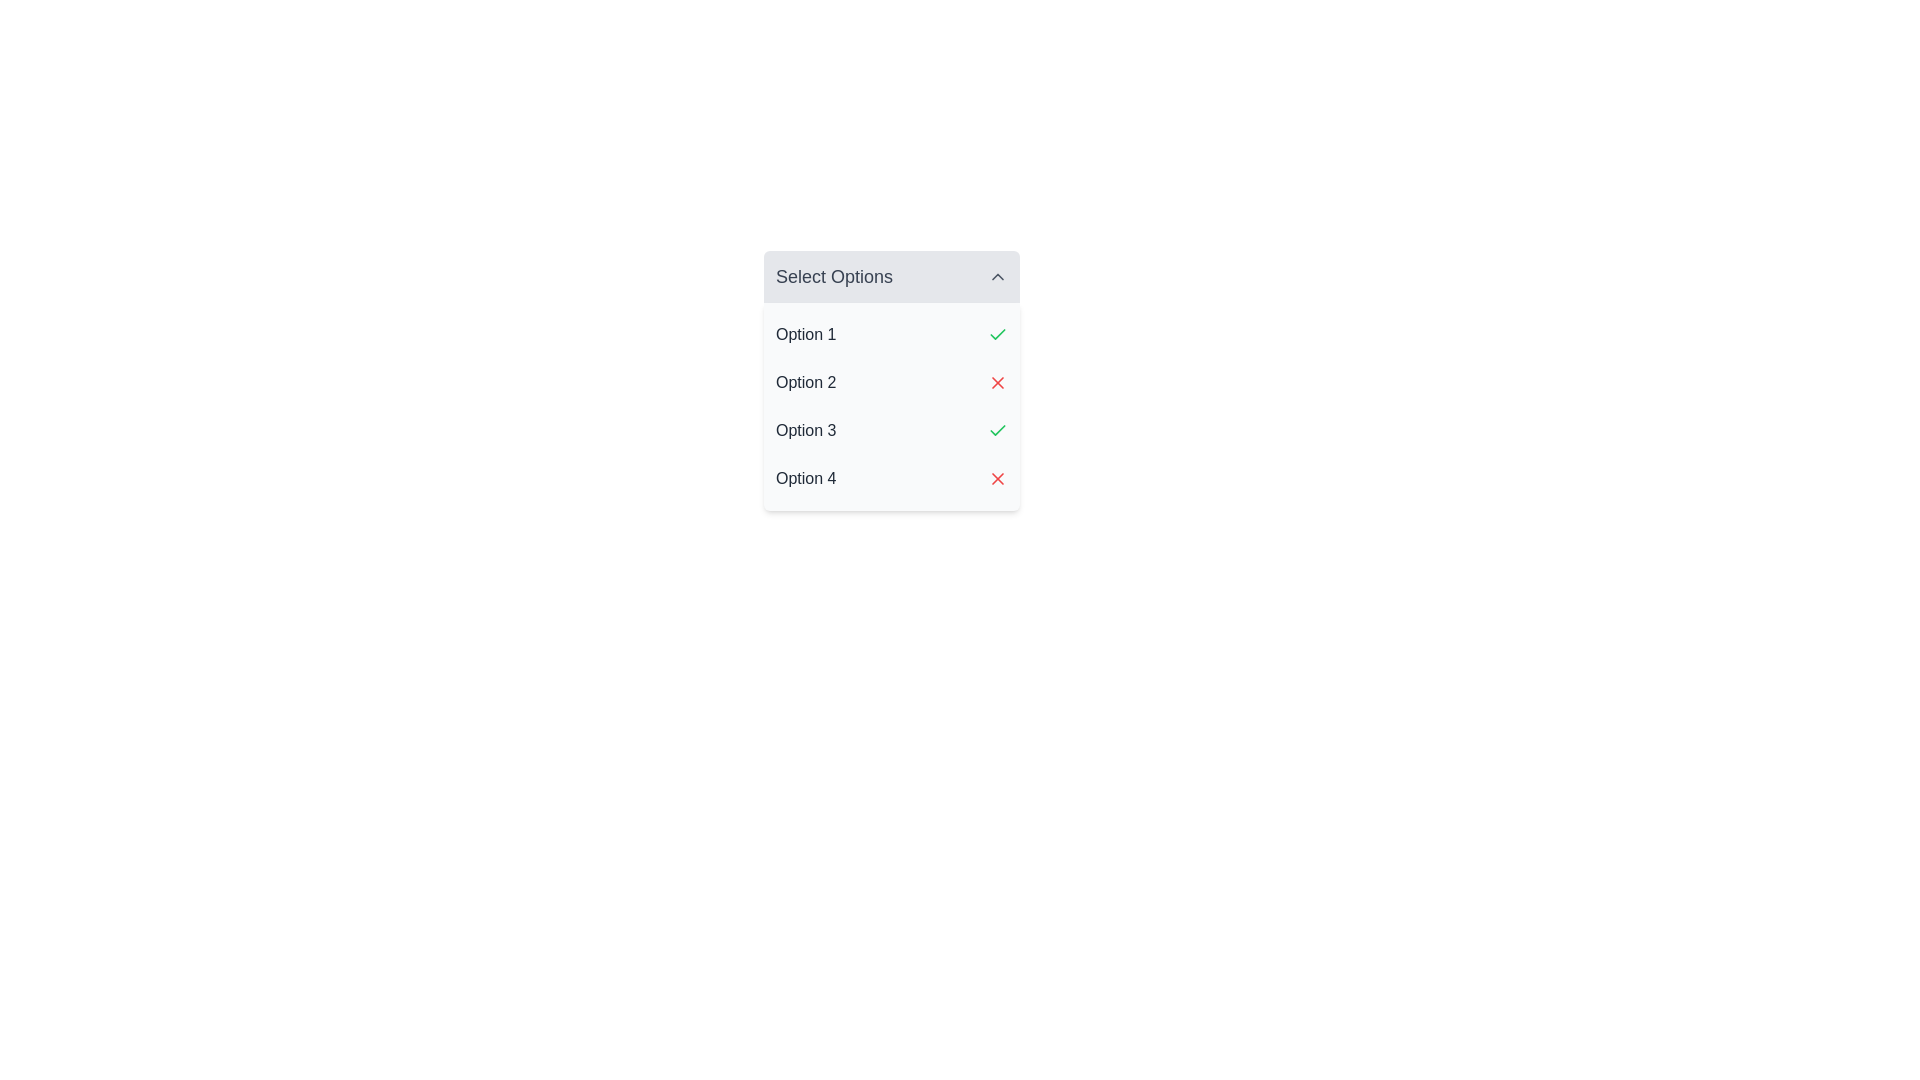  I want to click on the dropdown header to toggle its open/closed state, so click(891, 277).